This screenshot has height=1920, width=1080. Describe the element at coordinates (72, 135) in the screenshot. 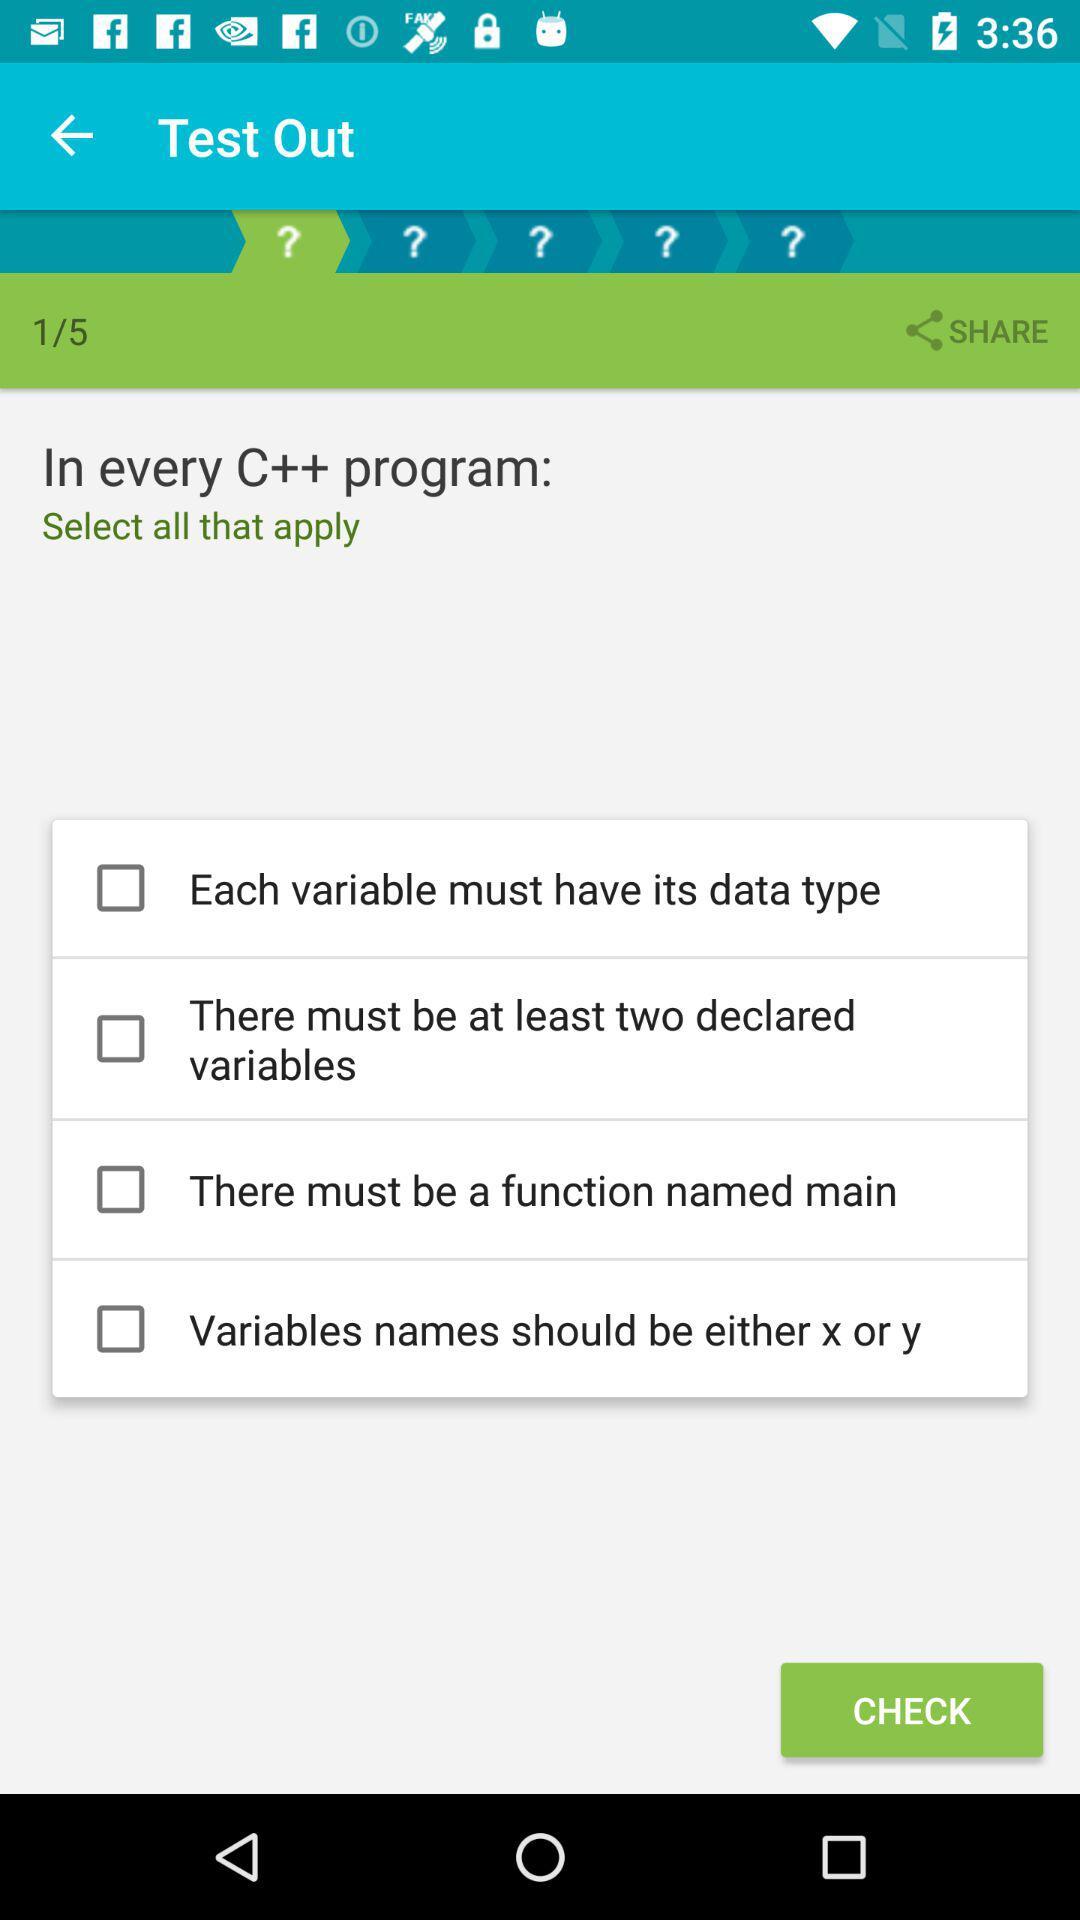

I see `item next to the test out icon` at that location.